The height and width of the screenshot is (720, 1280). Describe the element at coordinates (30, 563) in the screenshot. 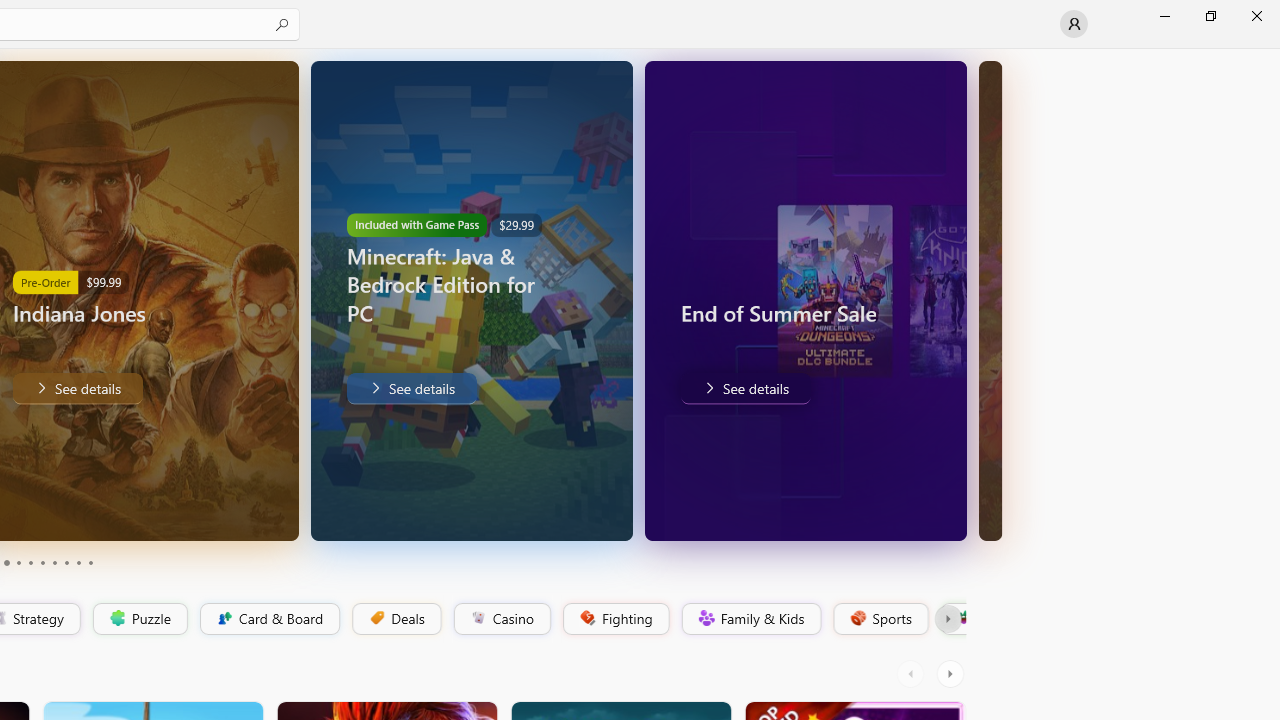

I see `'Page 5'` at that location.